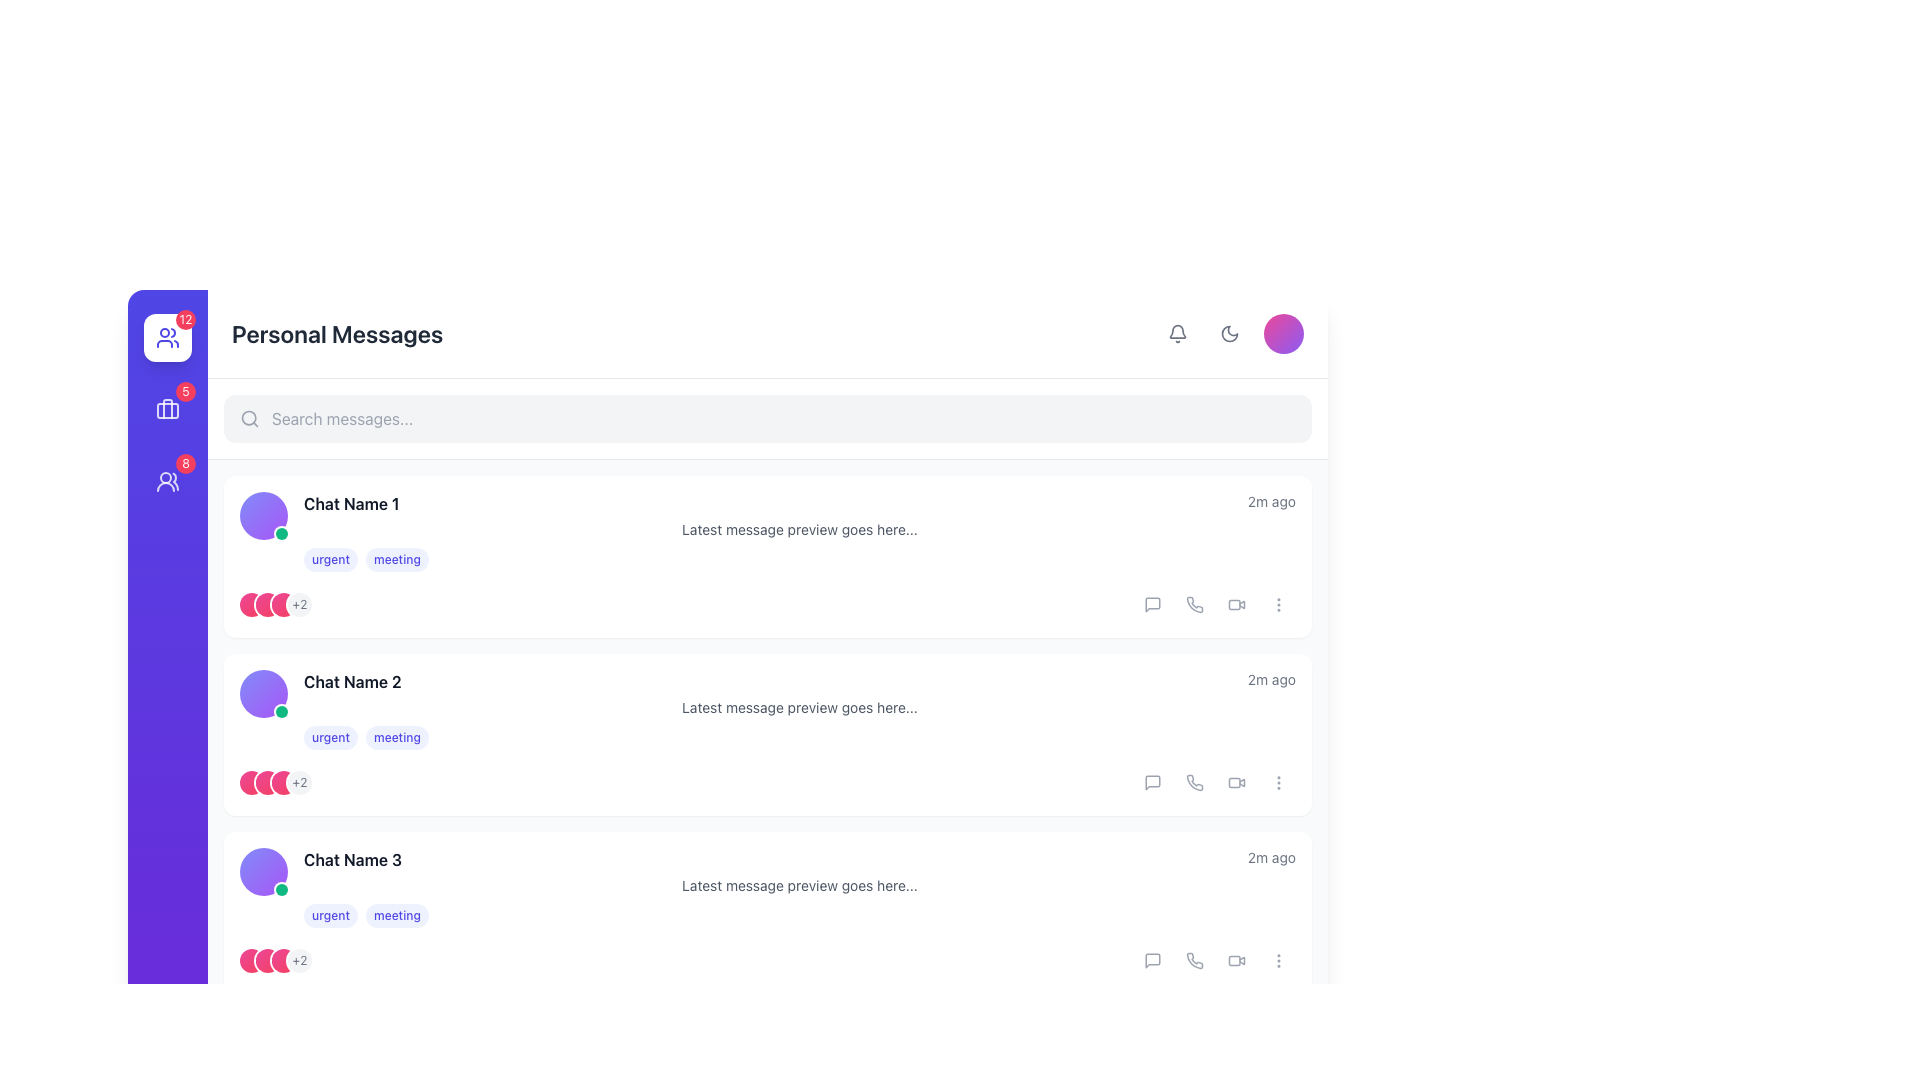 This screenshot has height=1080, width=1920. I want to click on the vertical ellipsis icon consisting of three vertically aligned circles styled in gray, so click(1277, 959).